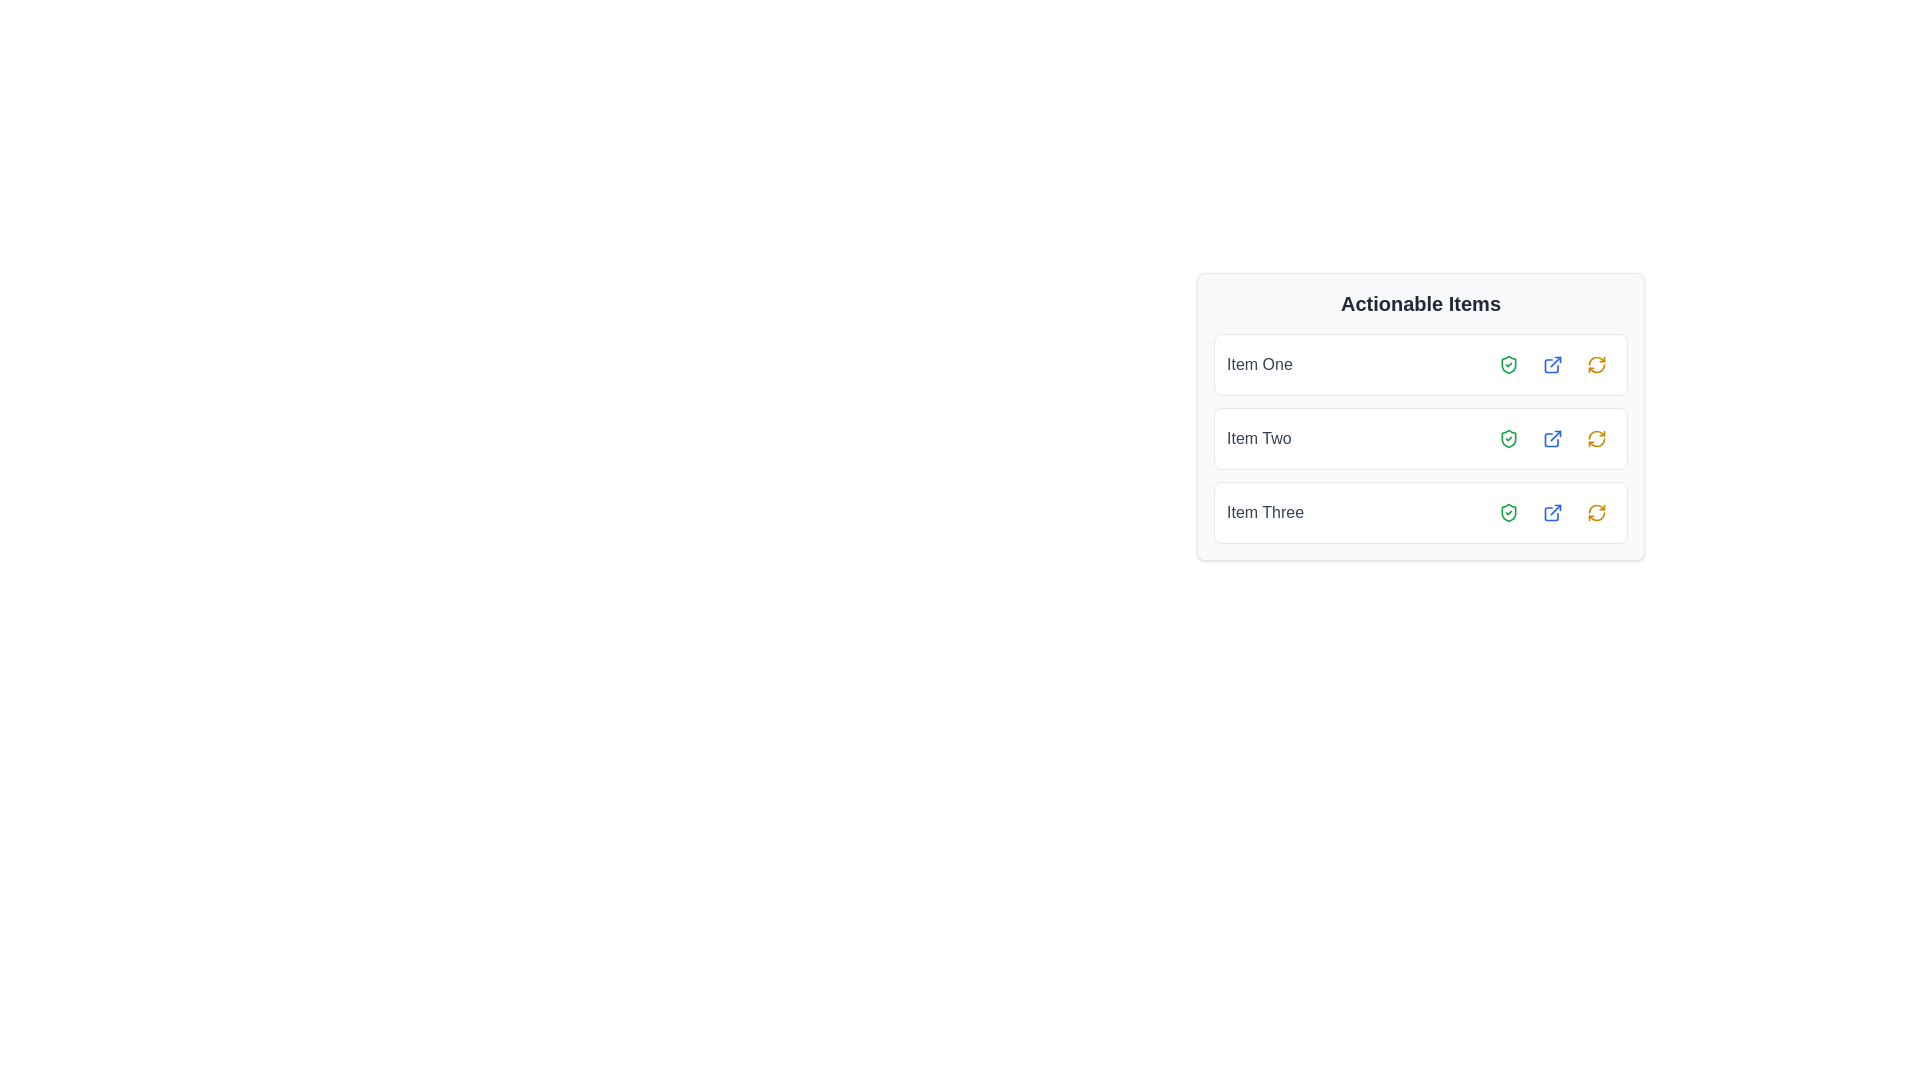  Describe the element at coordinates (1508, 438) in the screenshot. I see `the shield icon indicating a status or property associated with 'Item Two', which has a red fill to signify an alert or warning. This icon is located to the right of the 'Item Two' text in the vertical list and left of the refresh icon` at that location.